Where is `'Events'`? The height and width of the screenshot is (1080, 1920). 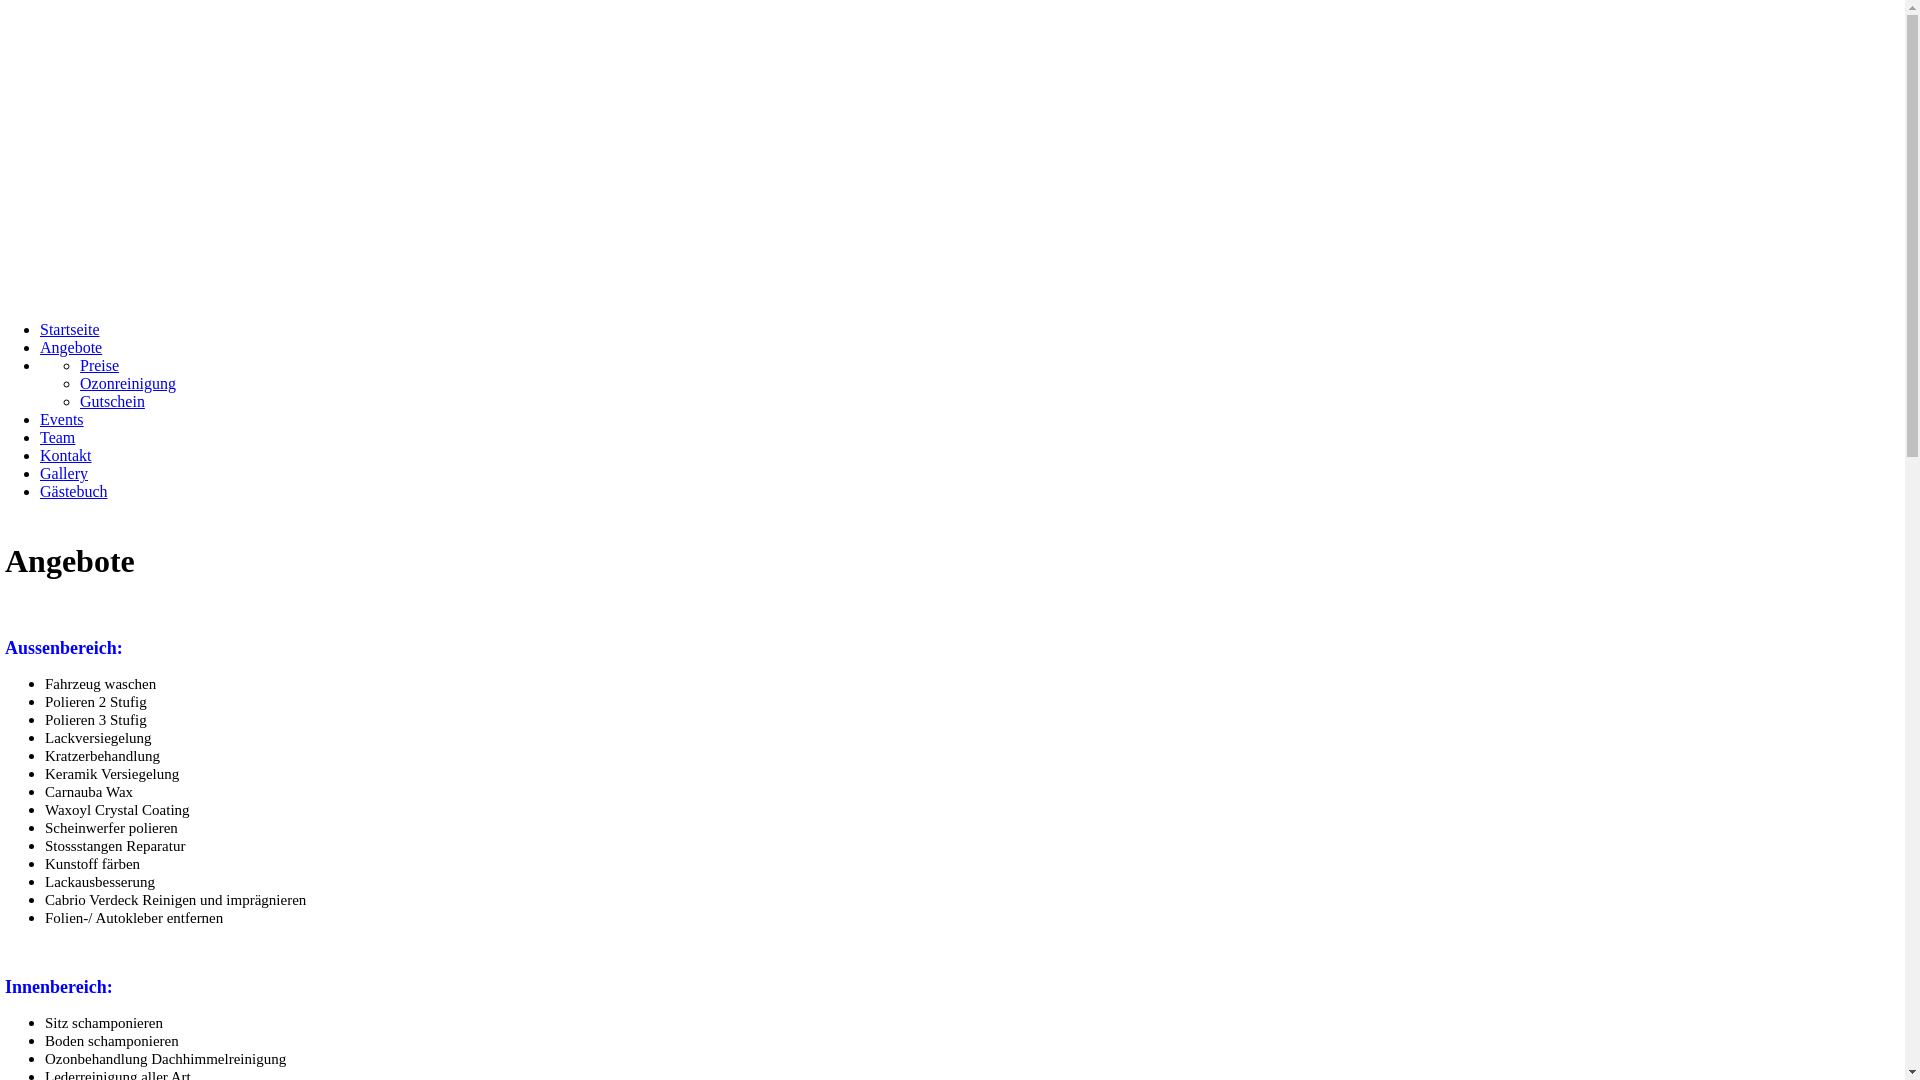
'Events' is located at coordinates (62, 418).